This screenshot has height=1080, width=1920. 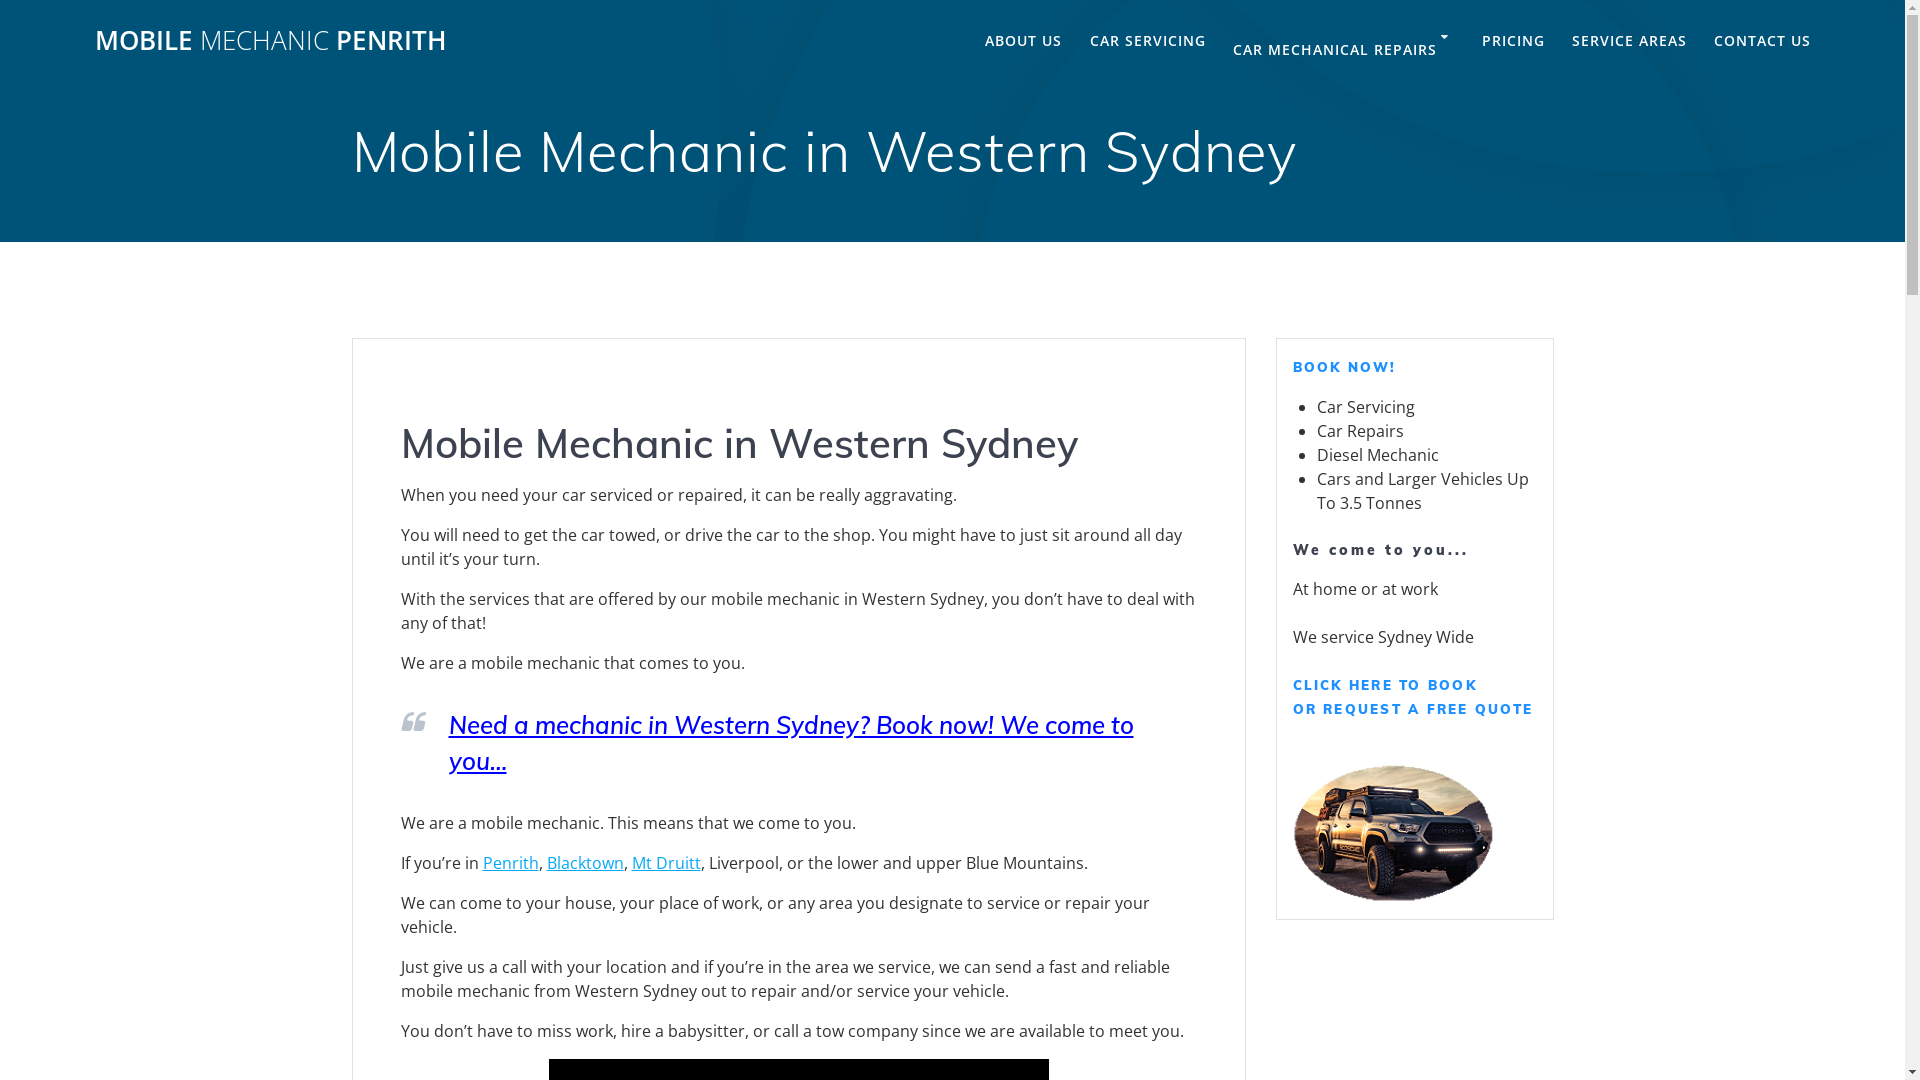 What do you see at coordinates (1232, 50) in the screenshot?
I see `'CAR MECHANICAL REPAIRS'` at bounding box center [1232, 50].